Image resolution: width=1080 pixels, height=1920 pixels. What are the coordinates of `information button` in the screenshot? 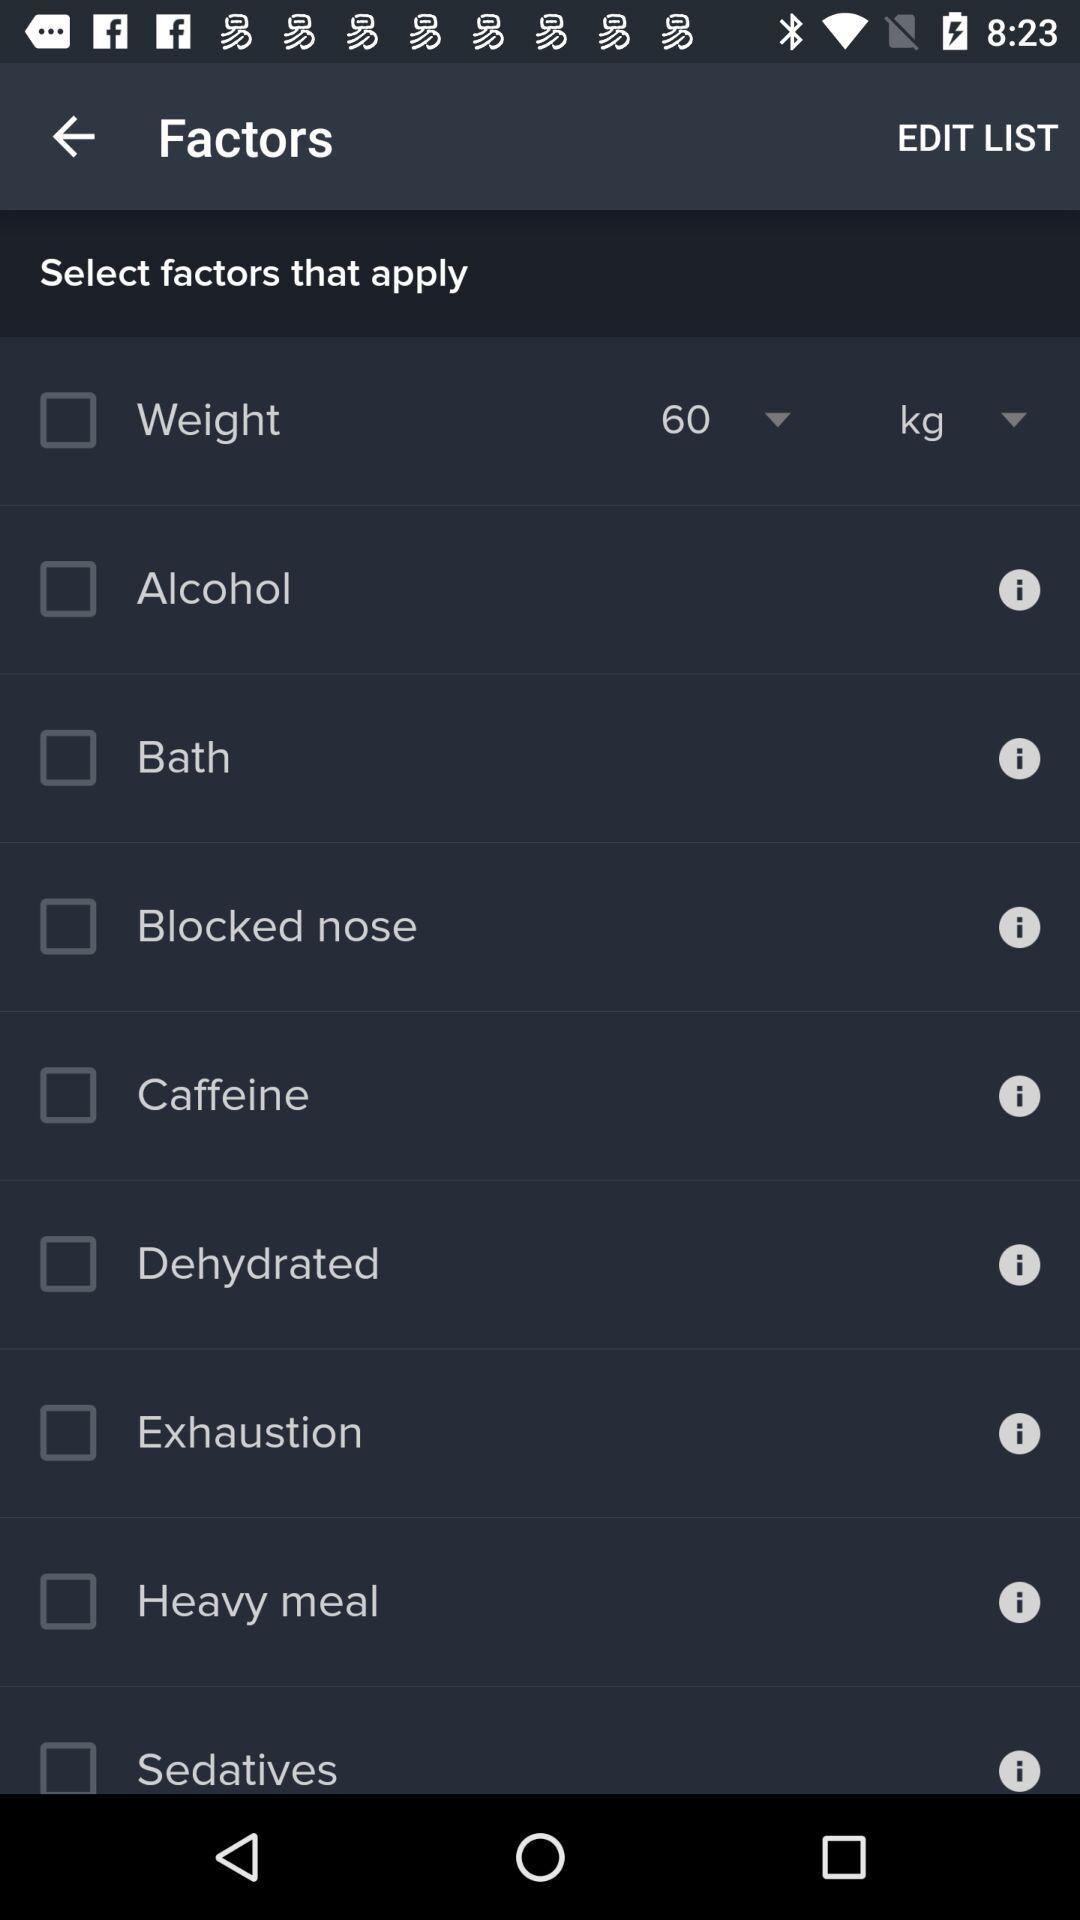 It's located at (1019, 1094).